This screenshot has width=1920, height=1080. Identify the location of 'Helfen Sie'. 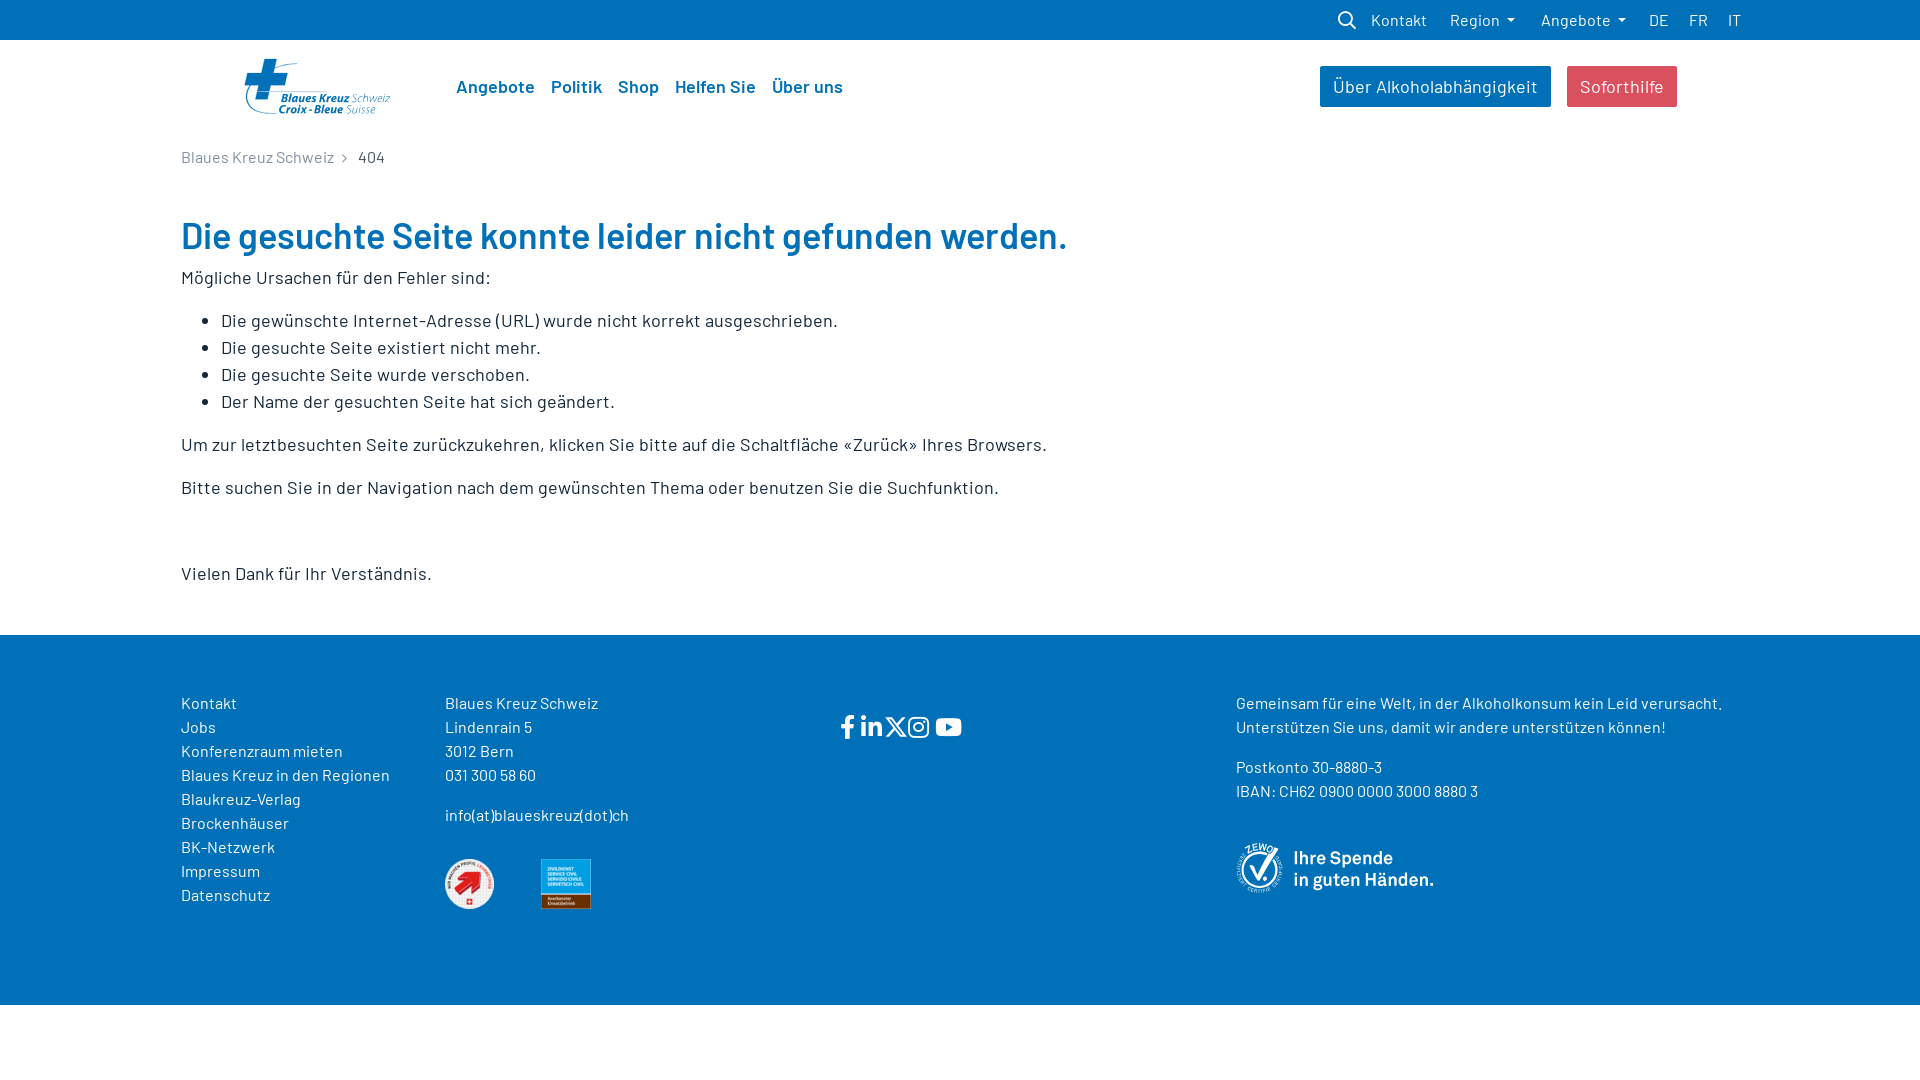
(715, 85).